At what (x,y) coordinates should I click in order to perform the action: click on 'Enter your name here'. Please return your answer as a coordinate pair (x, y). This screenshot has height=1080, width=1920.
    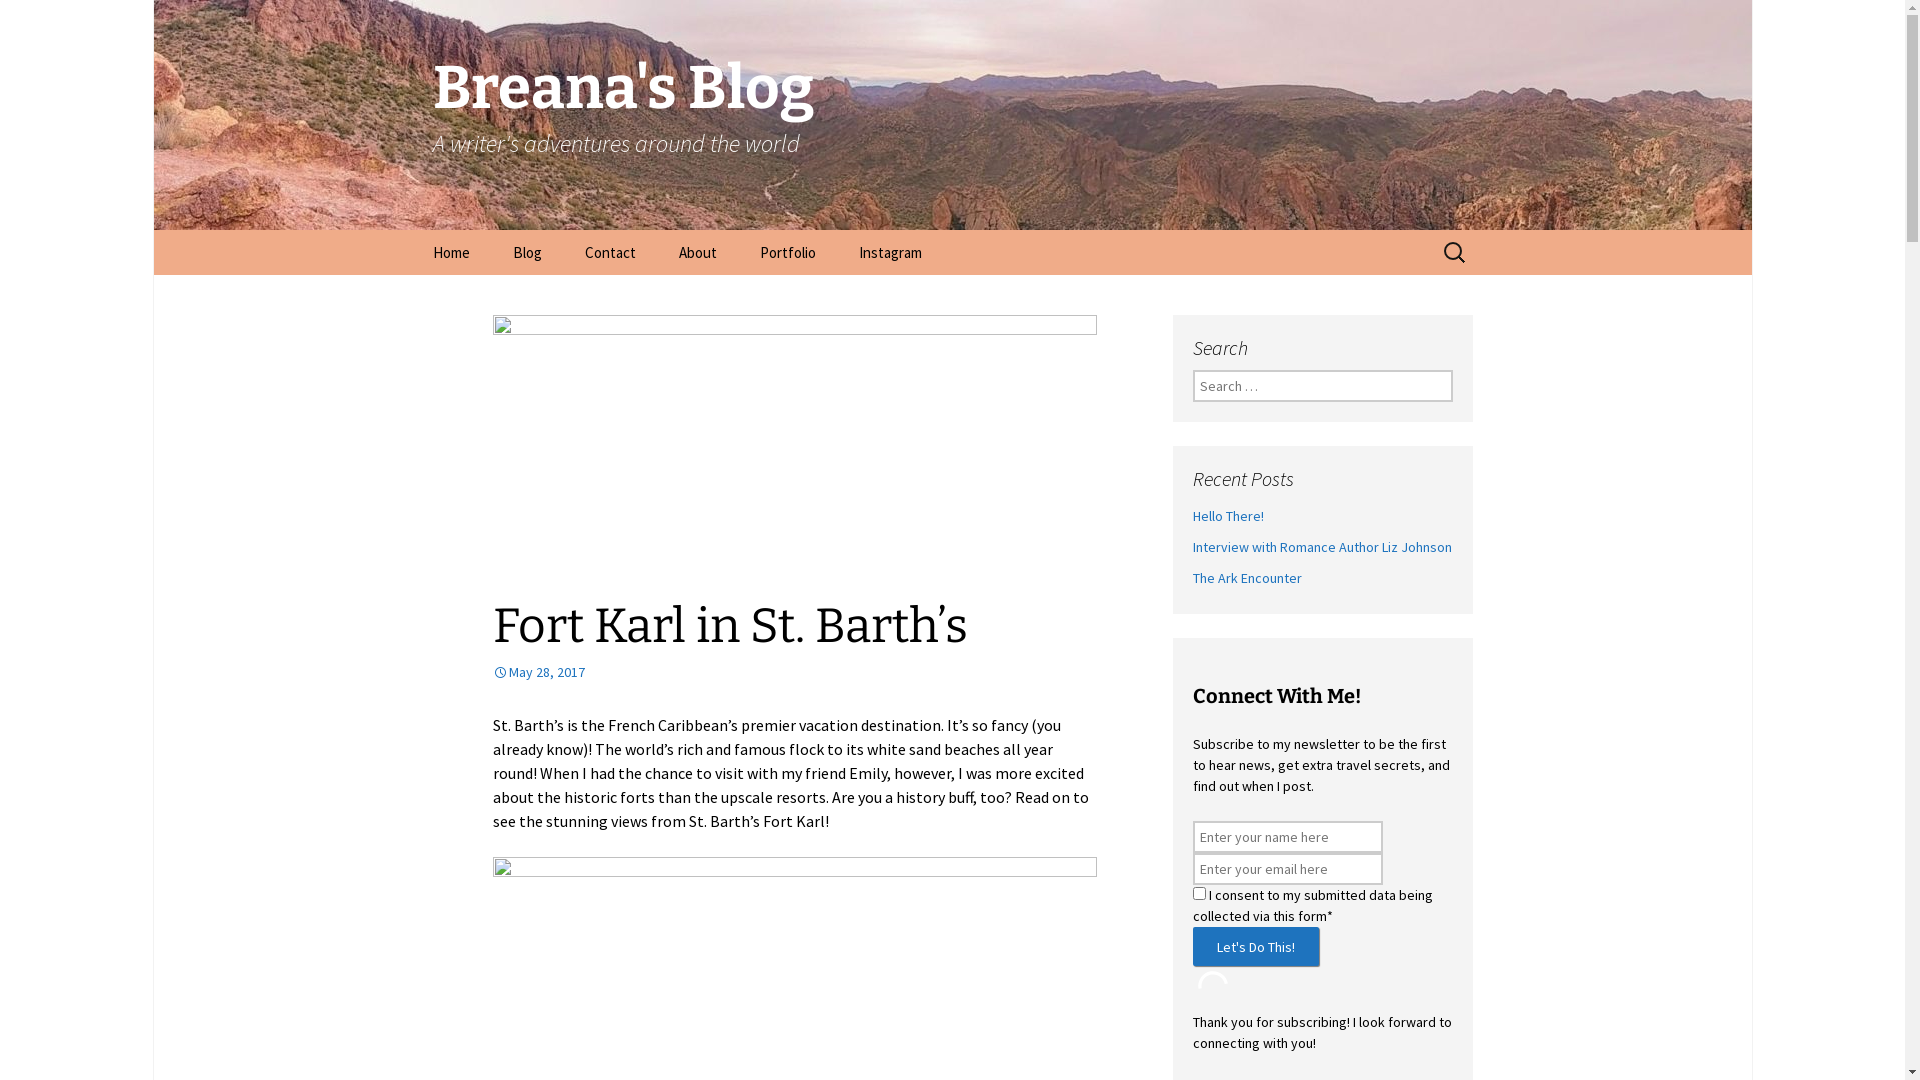
    Looking at the image, I should click on (1286, 837).